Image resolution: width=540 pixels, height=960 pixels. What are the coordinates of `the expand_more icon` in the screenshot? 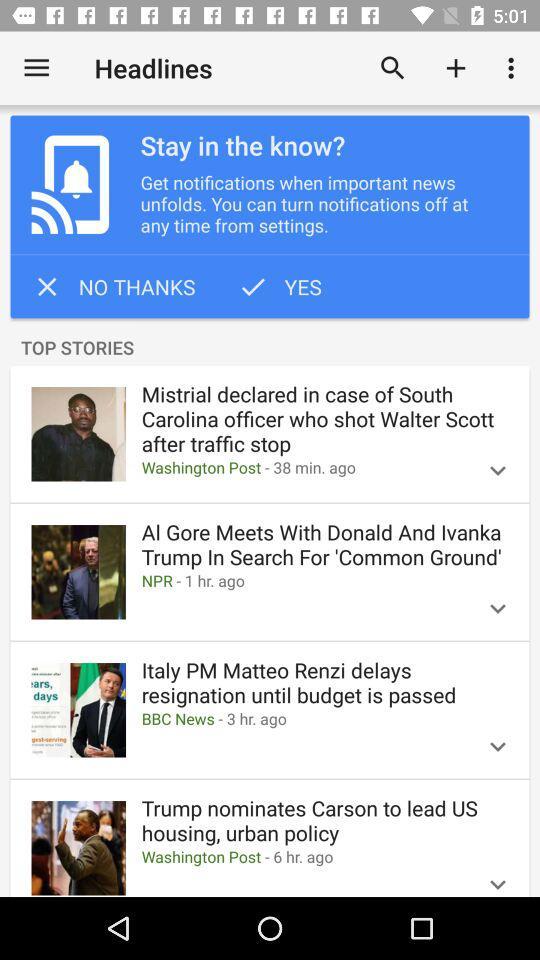 It's located at (496, 874).